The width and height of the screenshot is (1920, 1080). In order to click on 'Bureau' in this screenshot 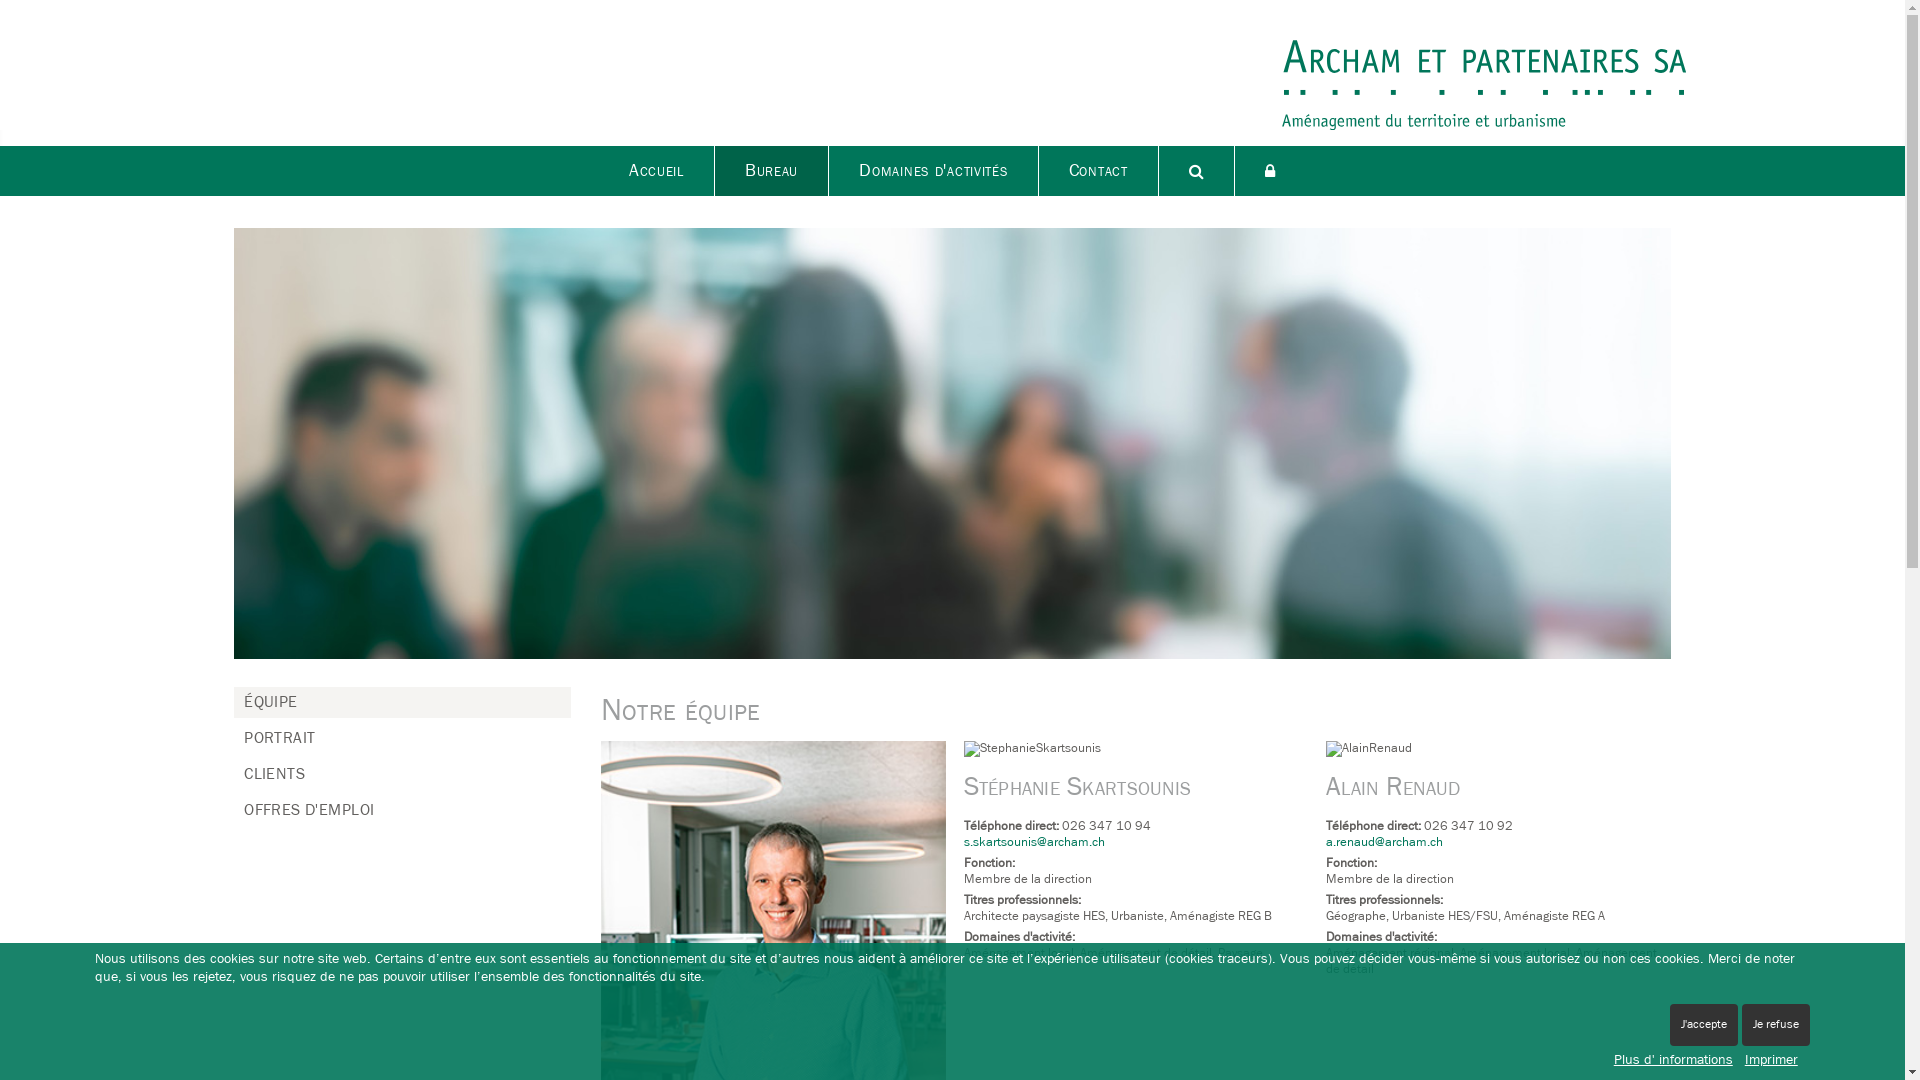, I will do `click(771, 169)`.